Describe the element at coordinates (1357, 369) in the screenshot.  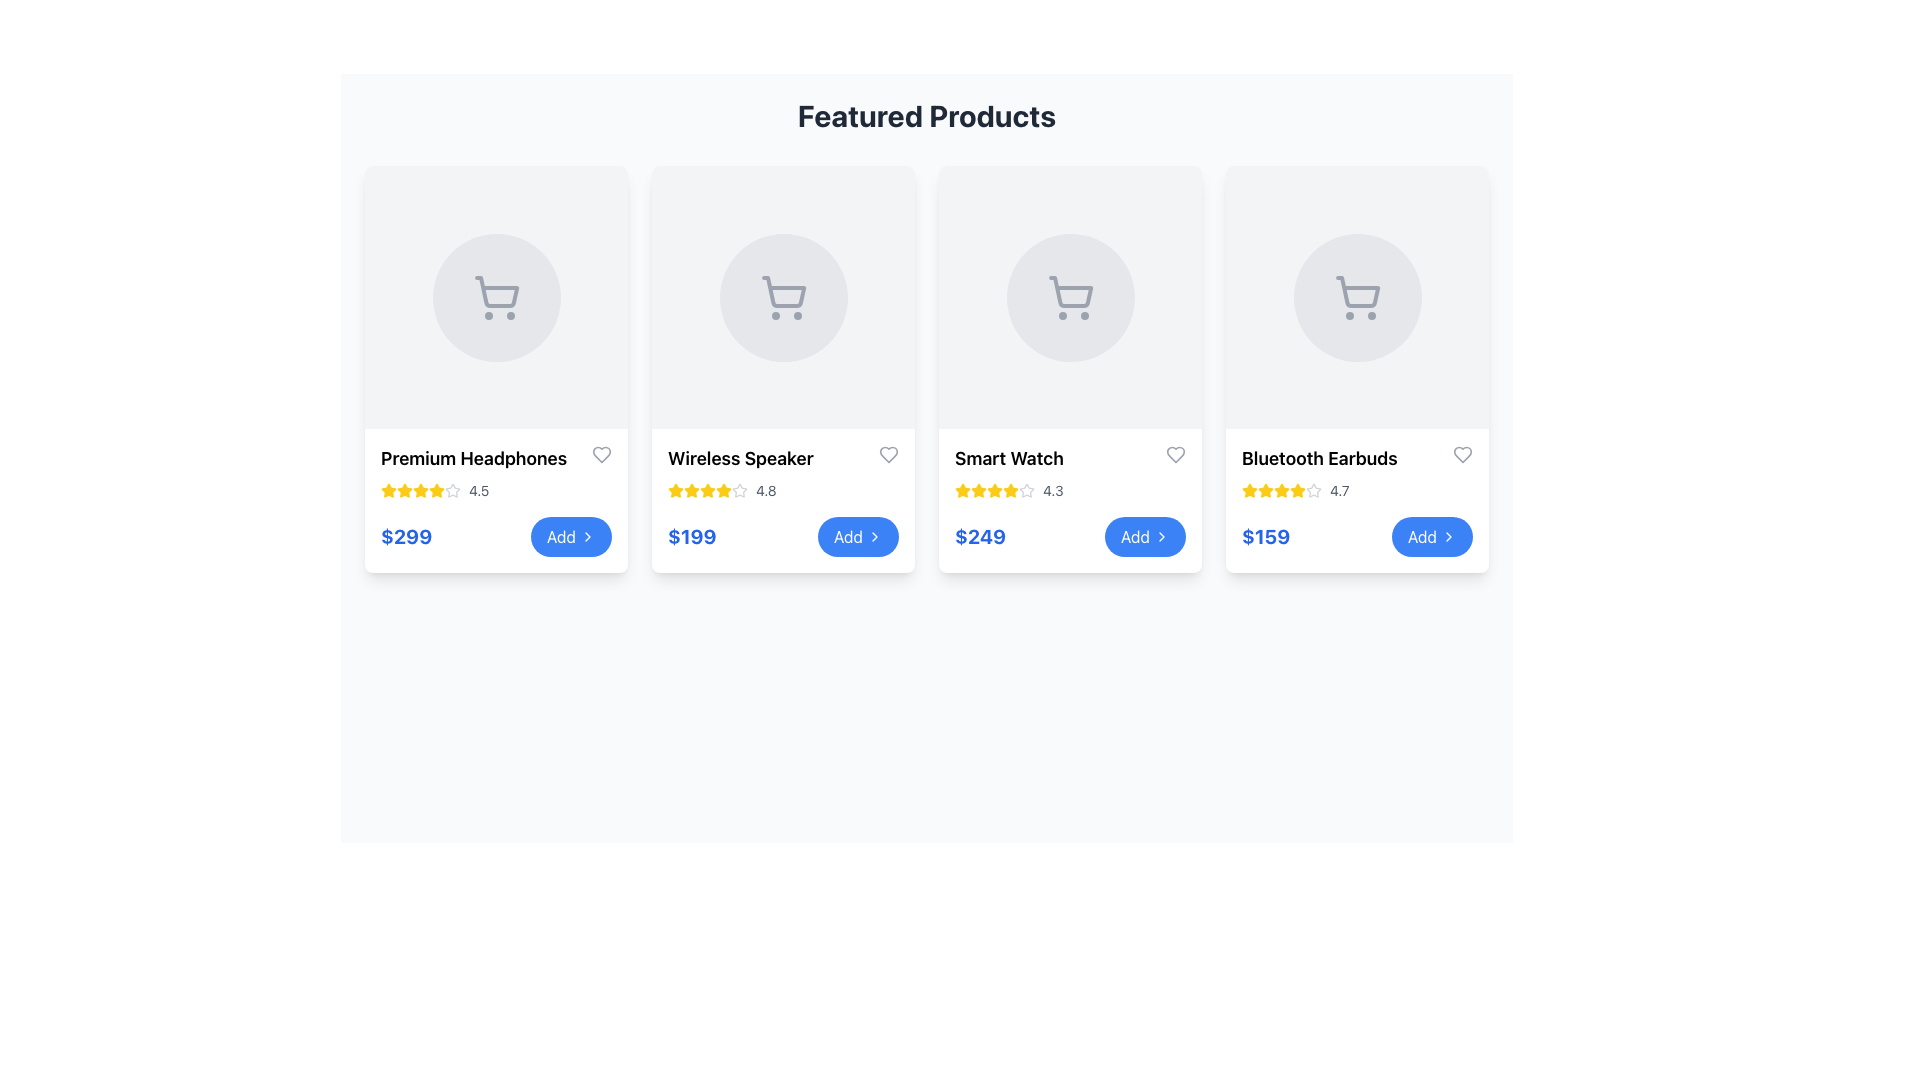
I see `the product card displaying 'Bluetooth Earbuds' with a blue 'Add' button, located at the rightmost position in the grid` at that location.